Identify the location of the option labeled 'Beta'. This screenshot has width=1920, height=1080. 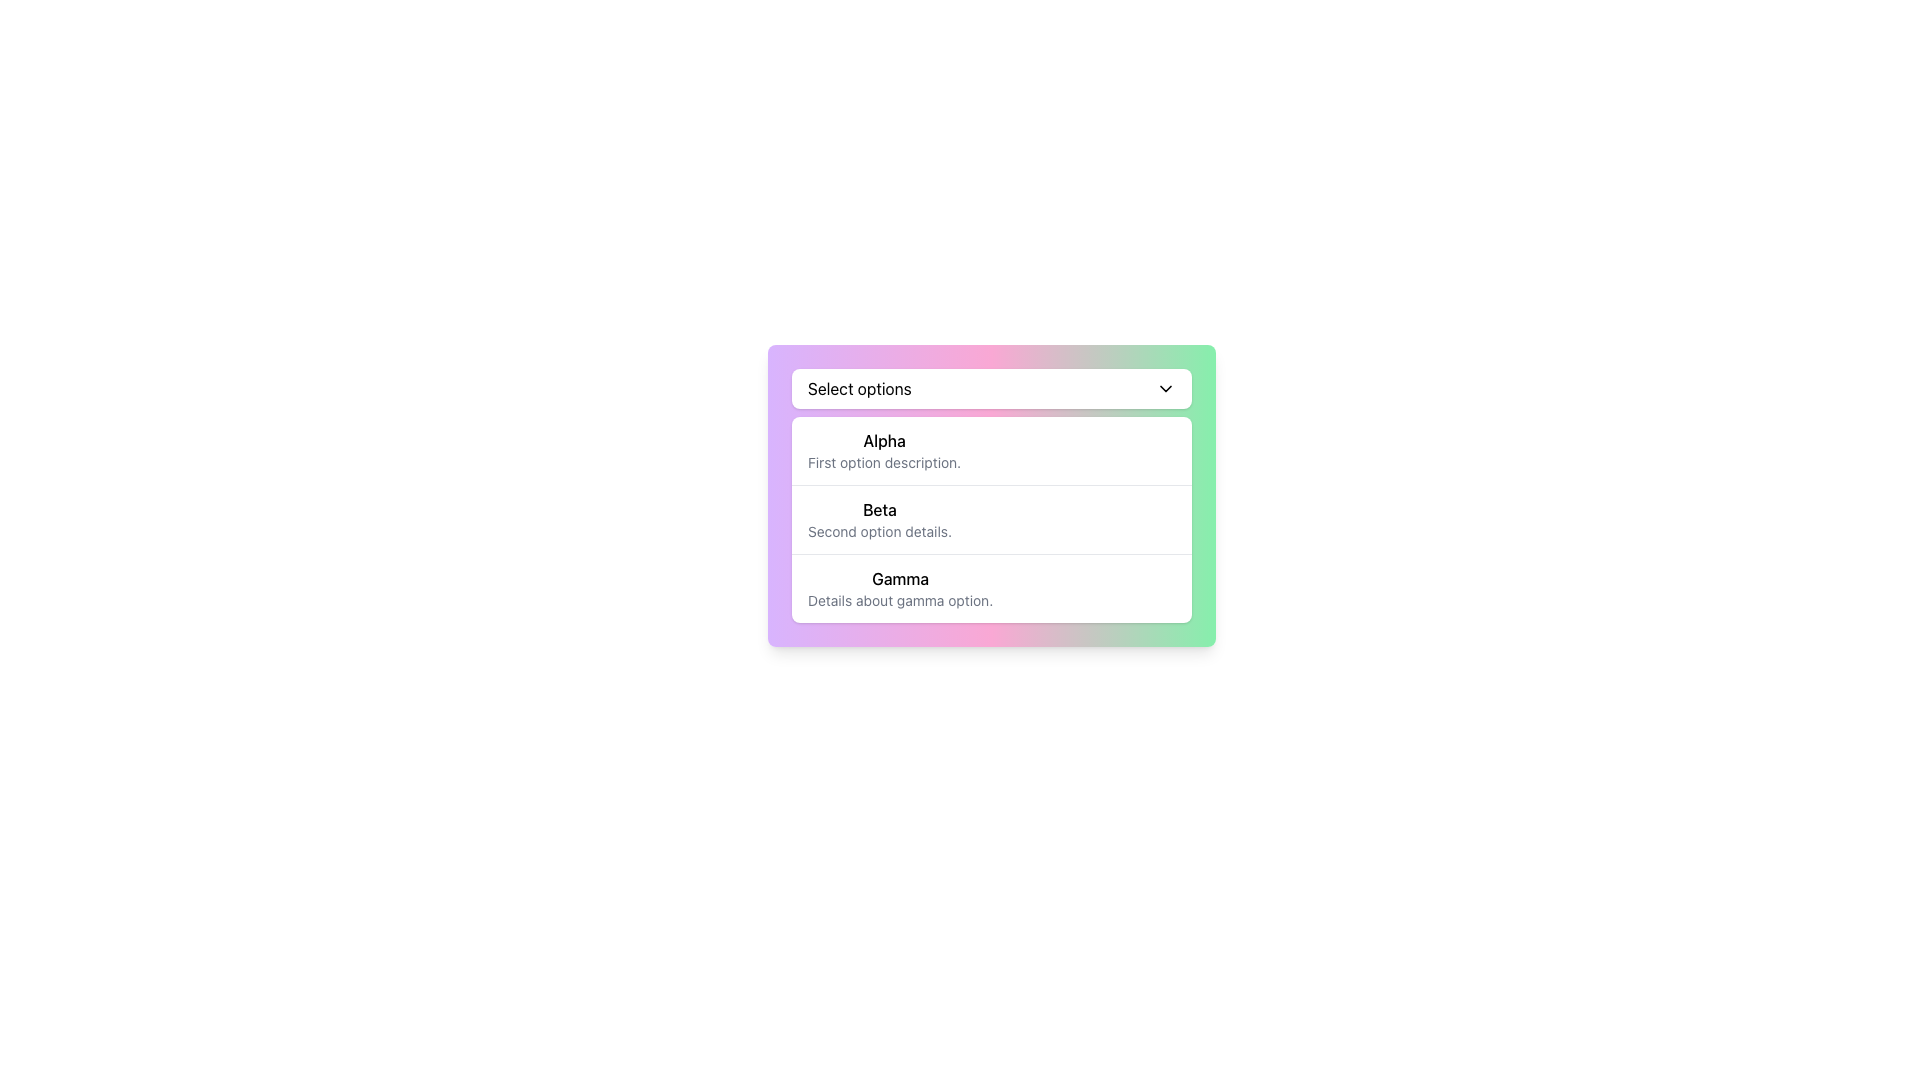
(879, 508).